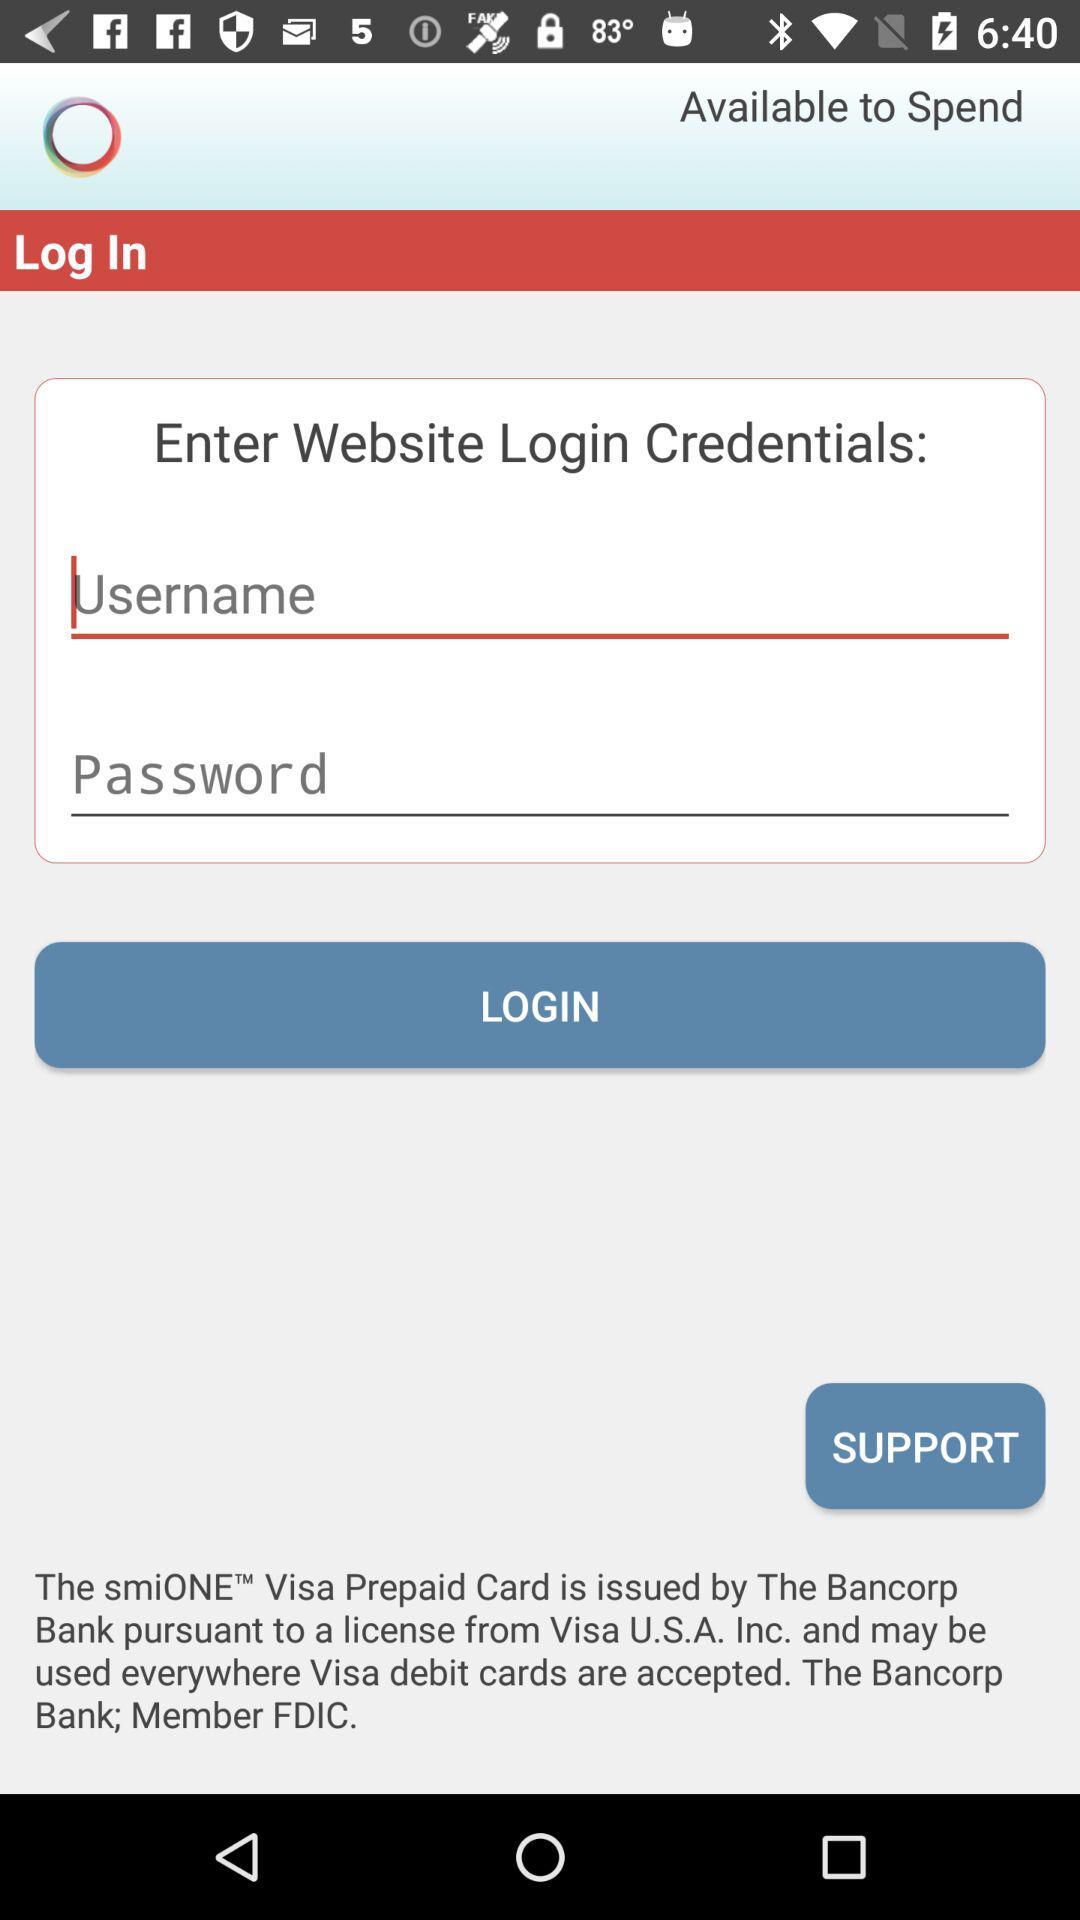 The image size is (1080, 1920). I want to click on username of app to login, so click(540, 592).